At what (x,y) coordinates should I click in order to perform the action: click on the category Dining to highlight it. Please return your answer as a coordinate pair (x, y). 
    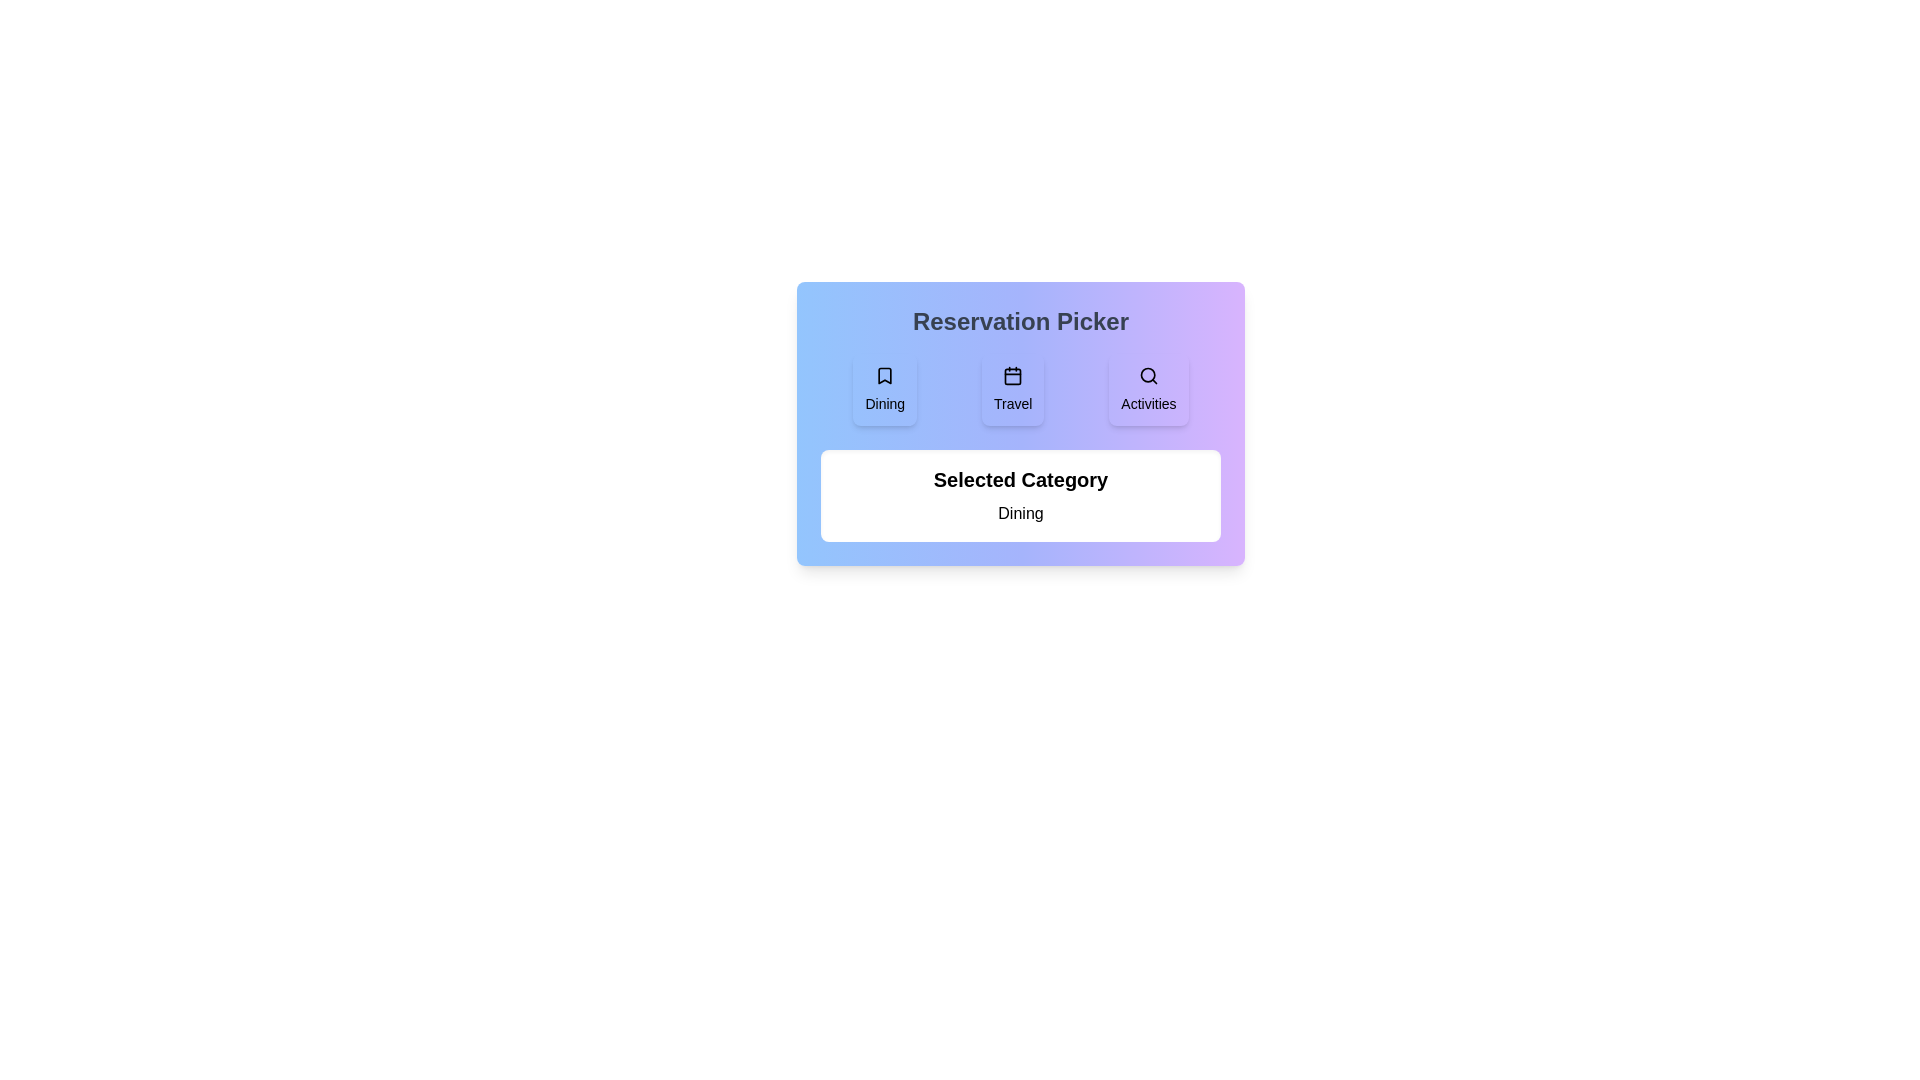
    Looking at the image, I should click on (884, 389).